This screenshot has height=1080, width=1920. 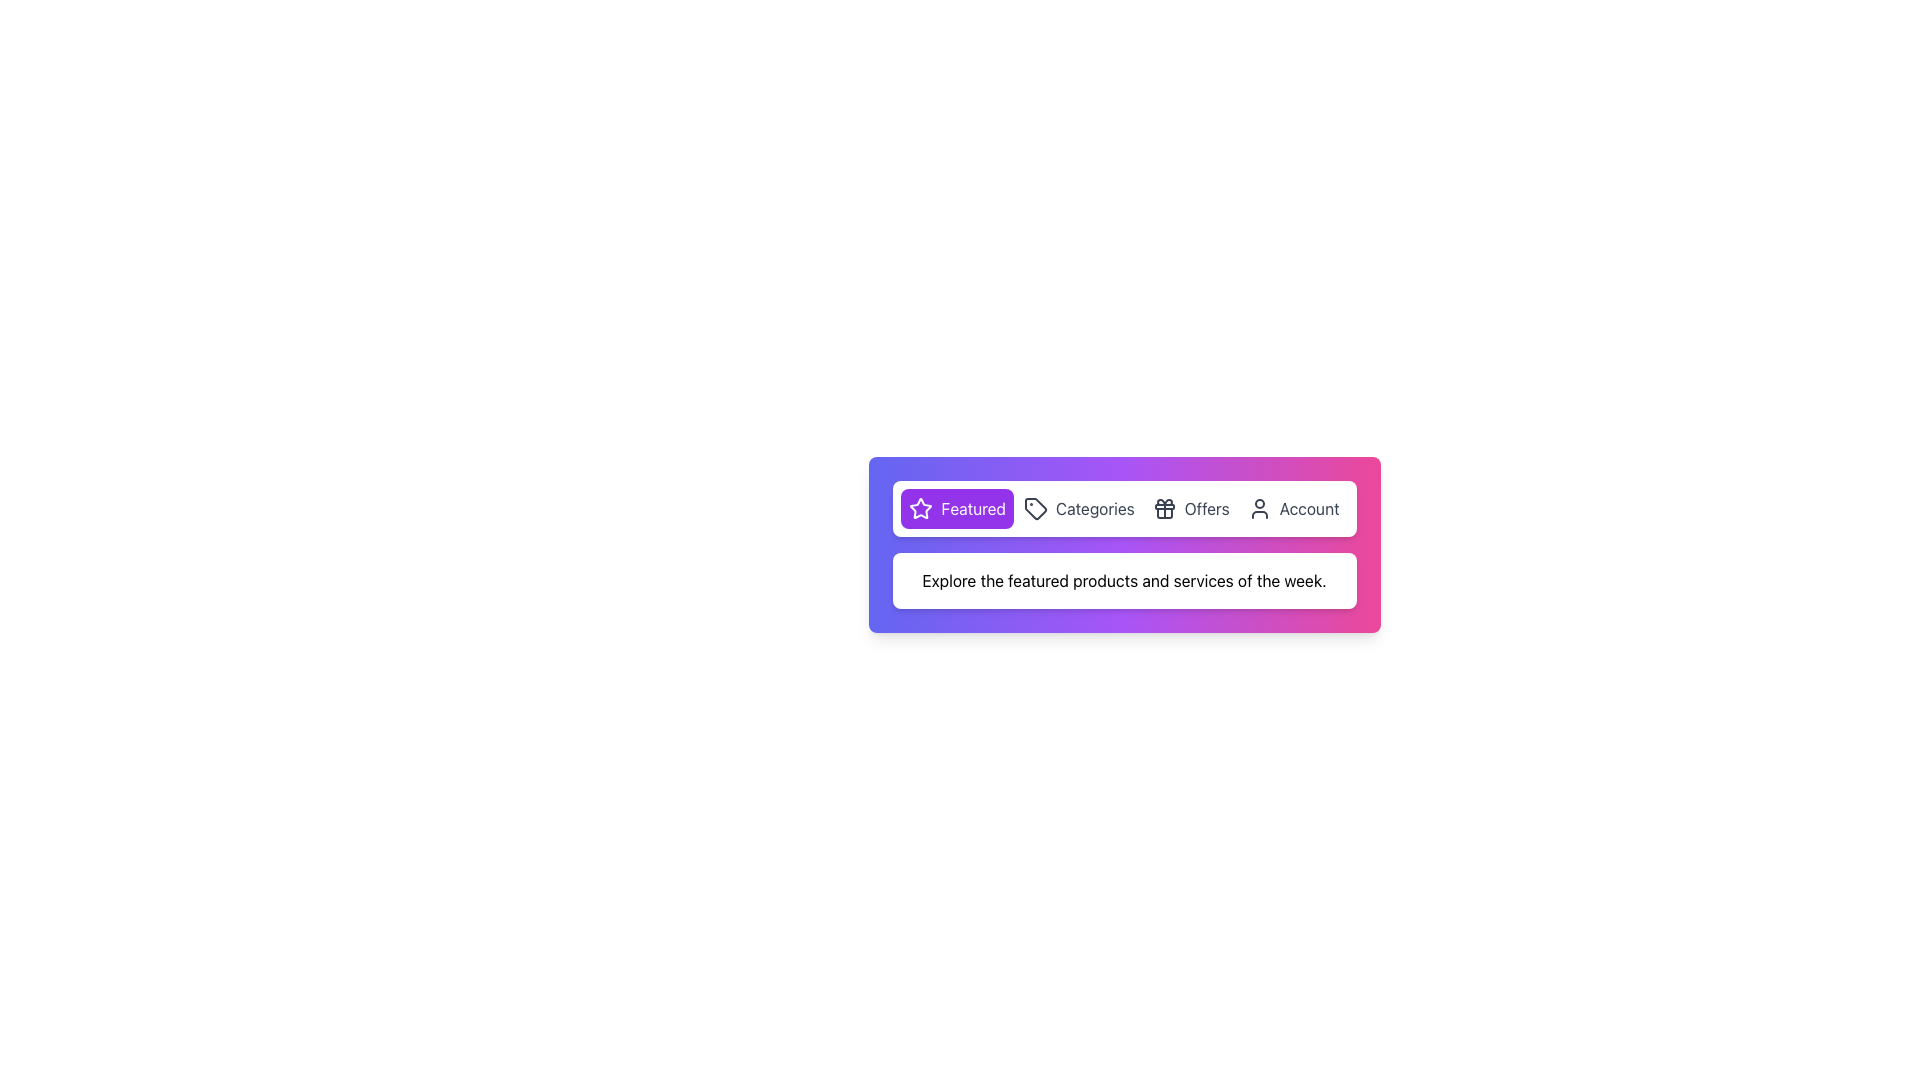 I want to click on the 'Account' button, which is the fourth button in a row of four and features a user icon to the left of the text, so click(x=1293, y=508).